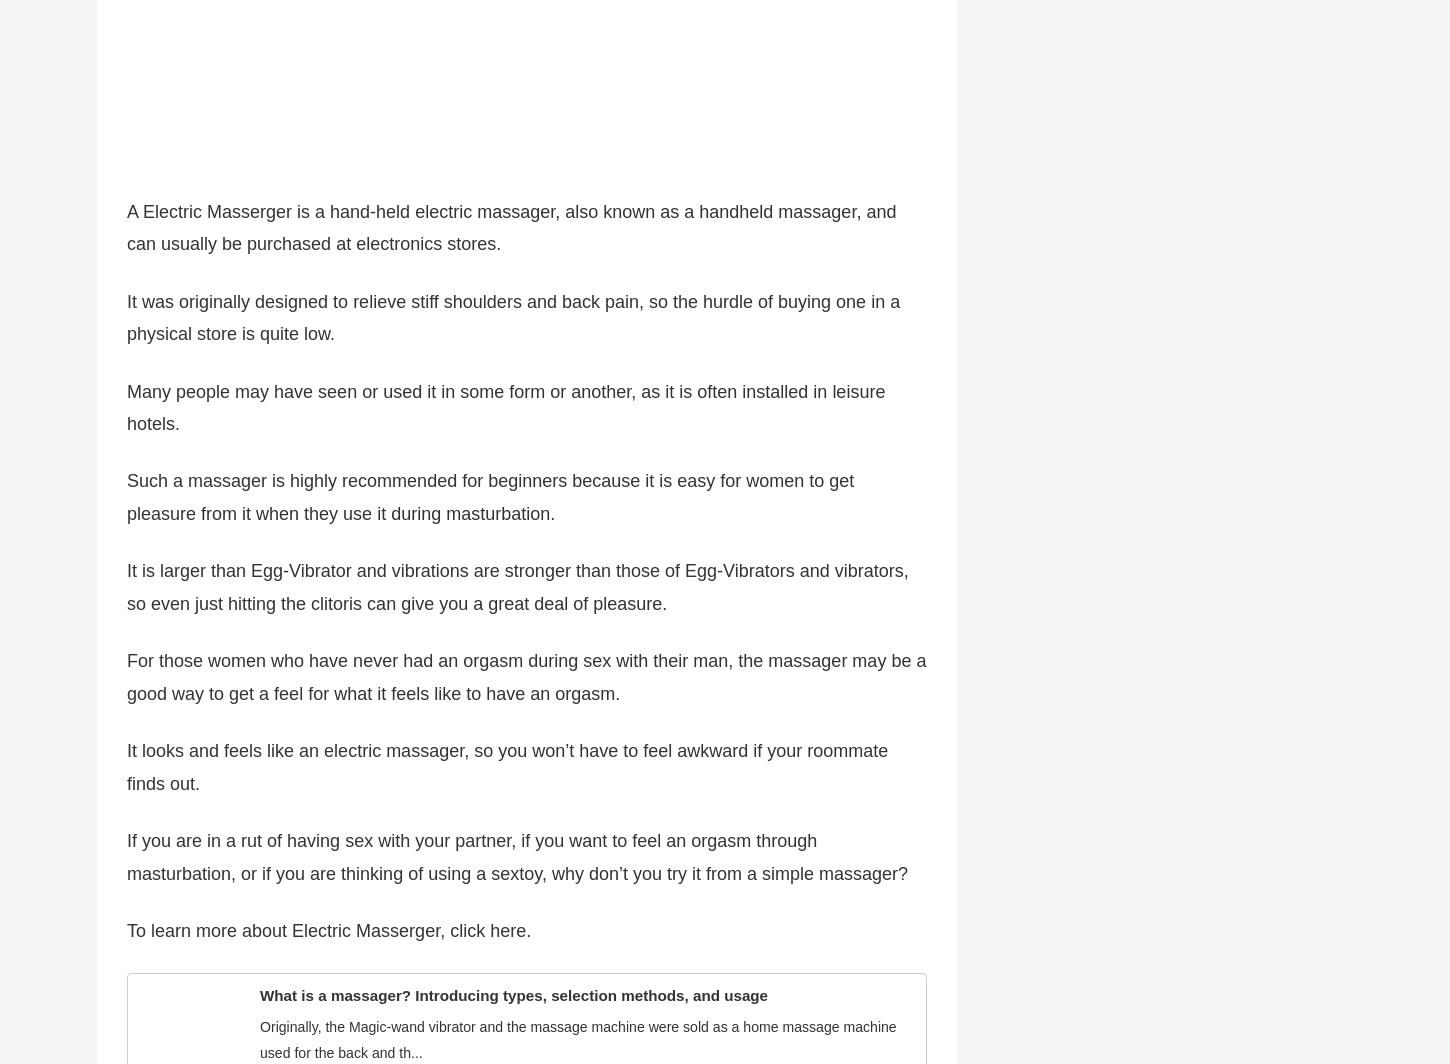  What do you see at coordinates (514, 1005) in the screenshot?
I see `'What is a massager? Introducing types, selection methods, and usage'` at bounding box center [514, 1005].